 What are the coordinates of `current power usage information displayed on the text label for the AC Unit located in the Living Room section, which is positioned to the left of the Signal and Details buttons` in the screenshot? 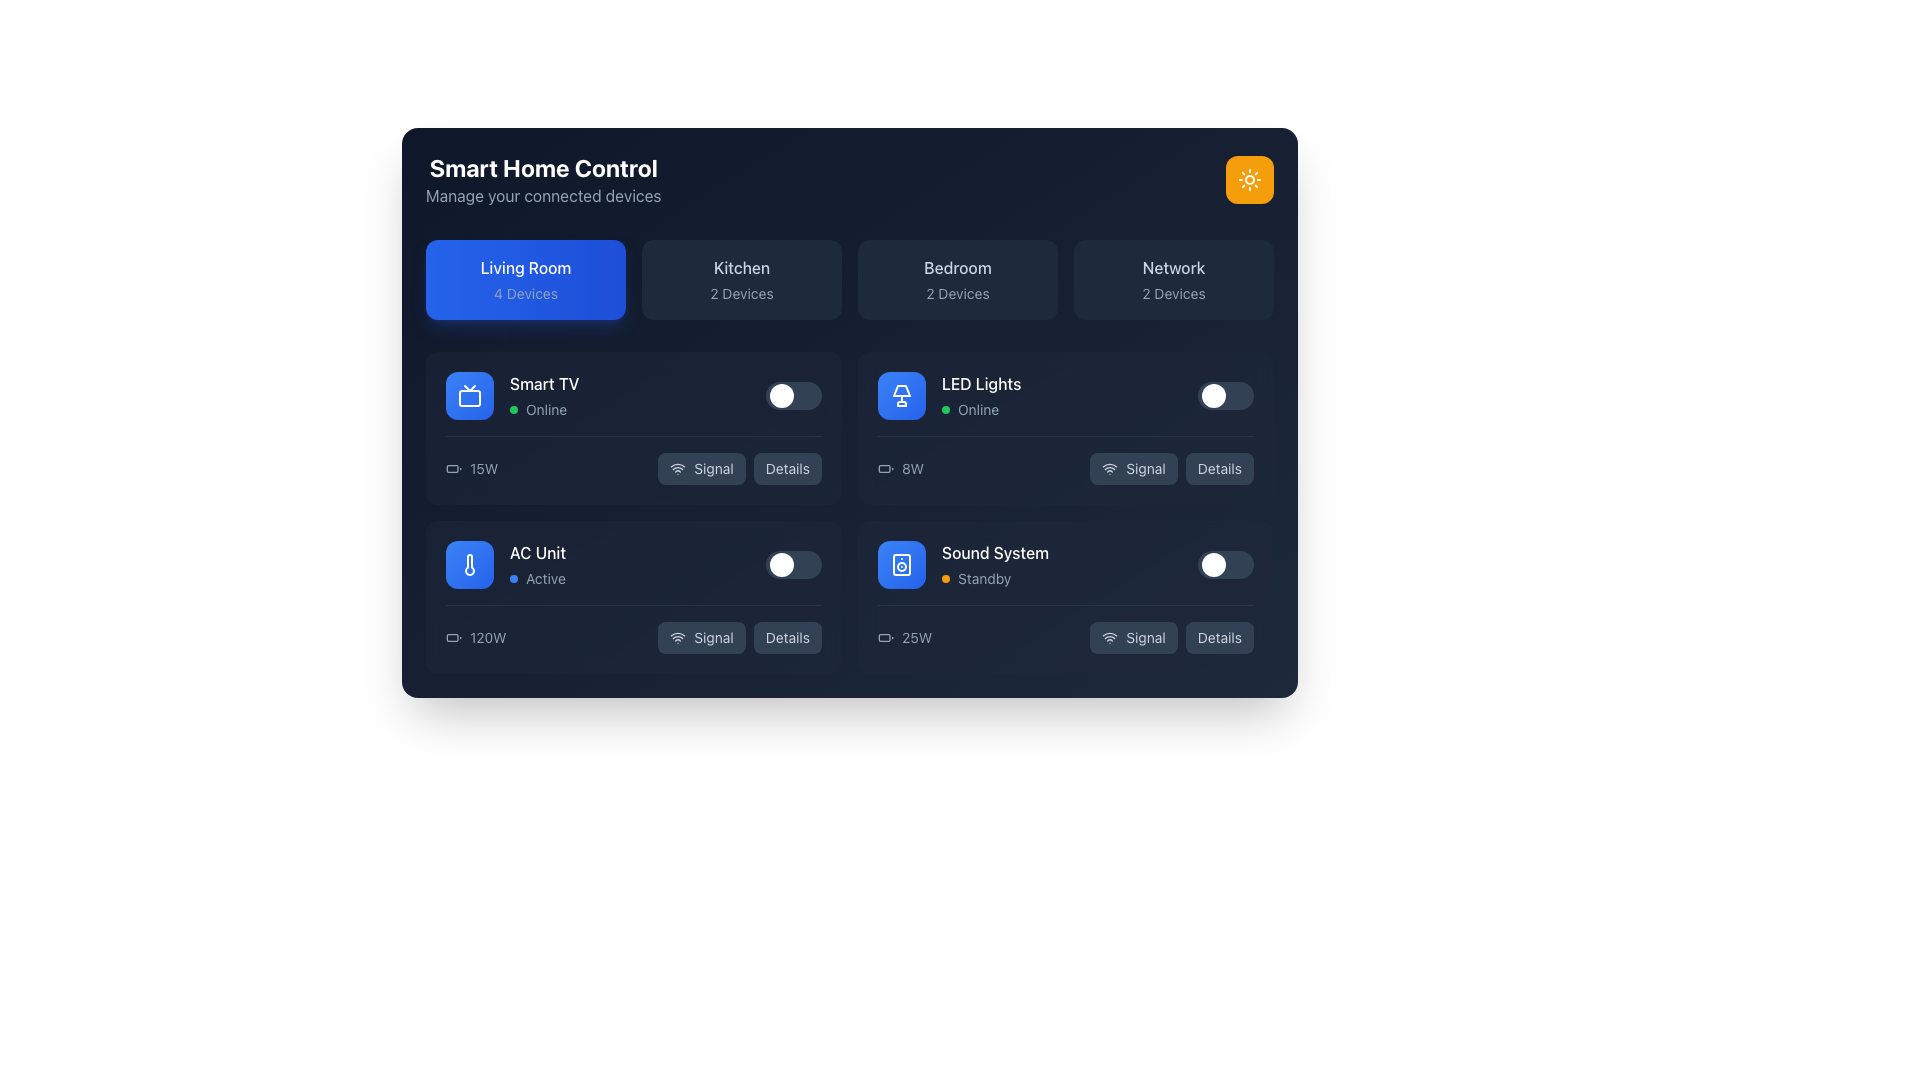 It's located at (475, 637).